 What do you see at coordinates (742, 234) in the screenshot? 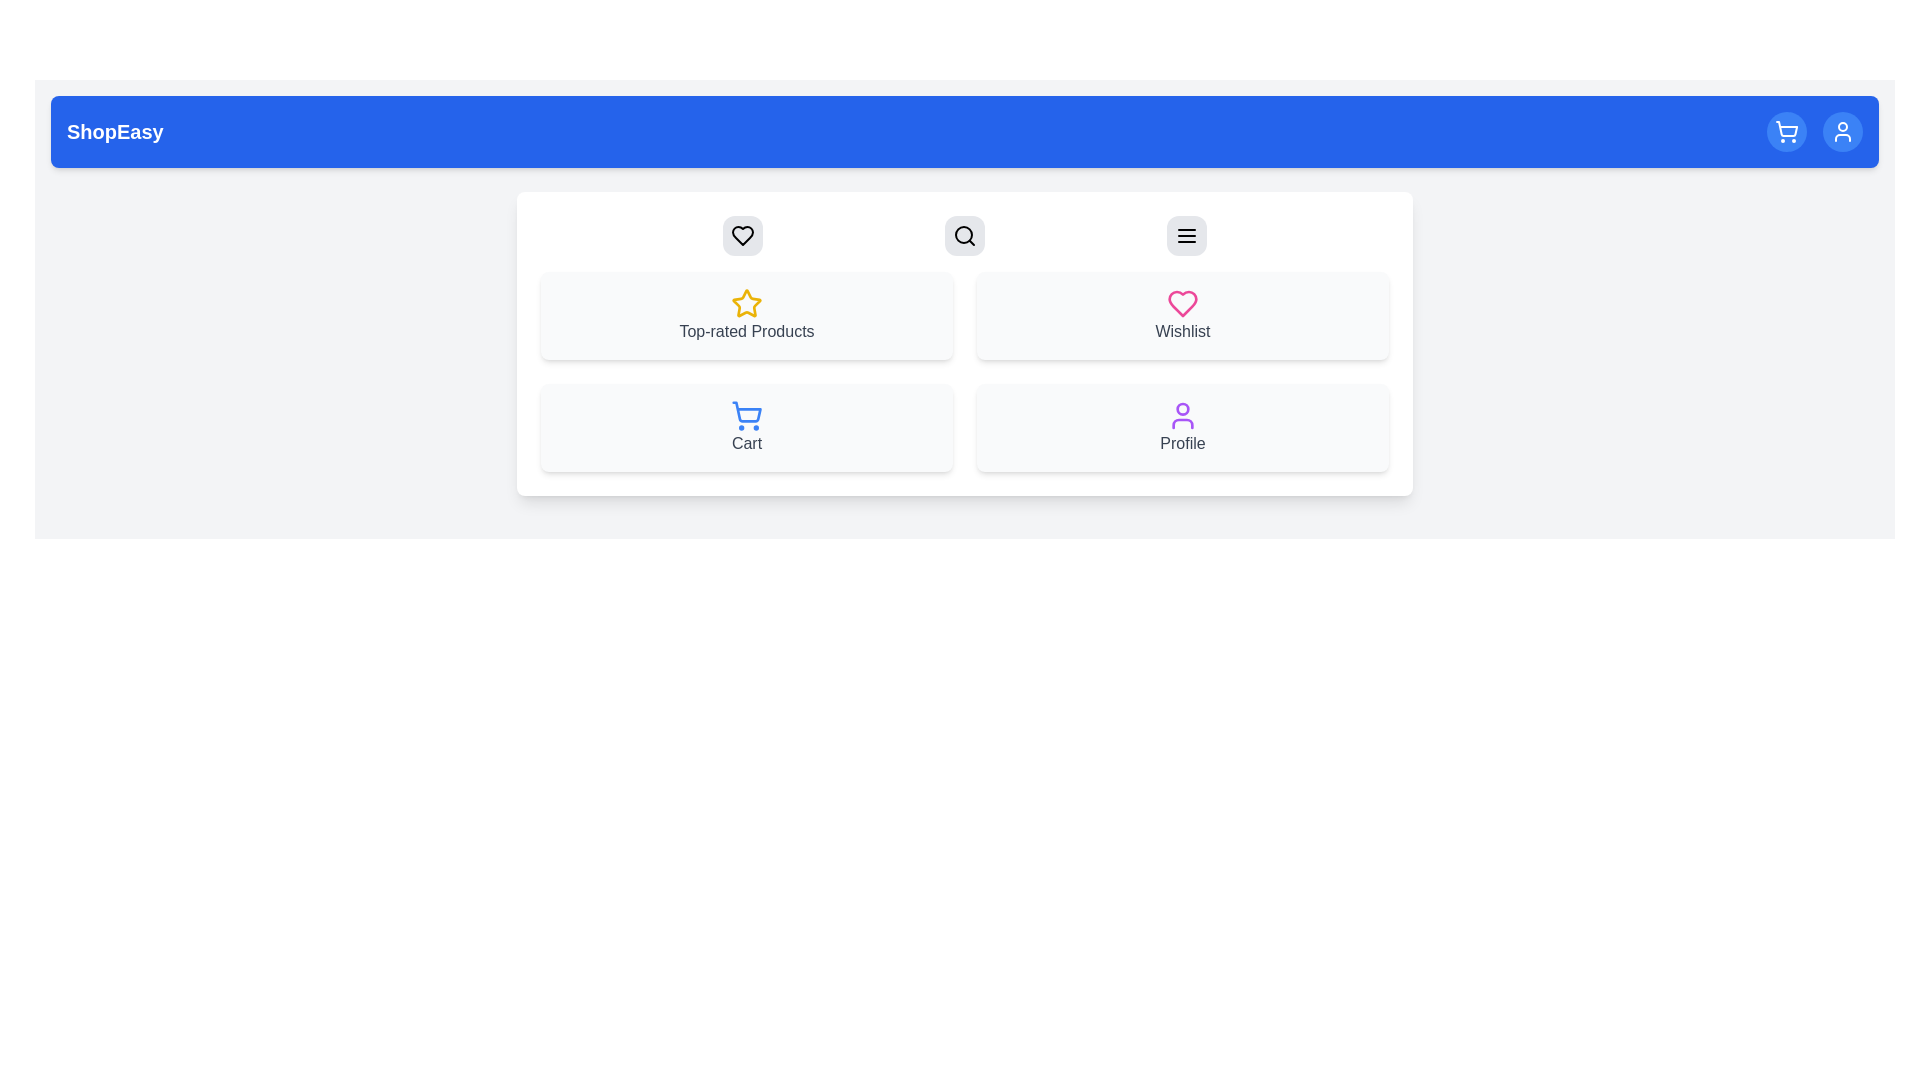
I see `the heart-shaped icon button with a light gray background` at bounding box center [742, 234].